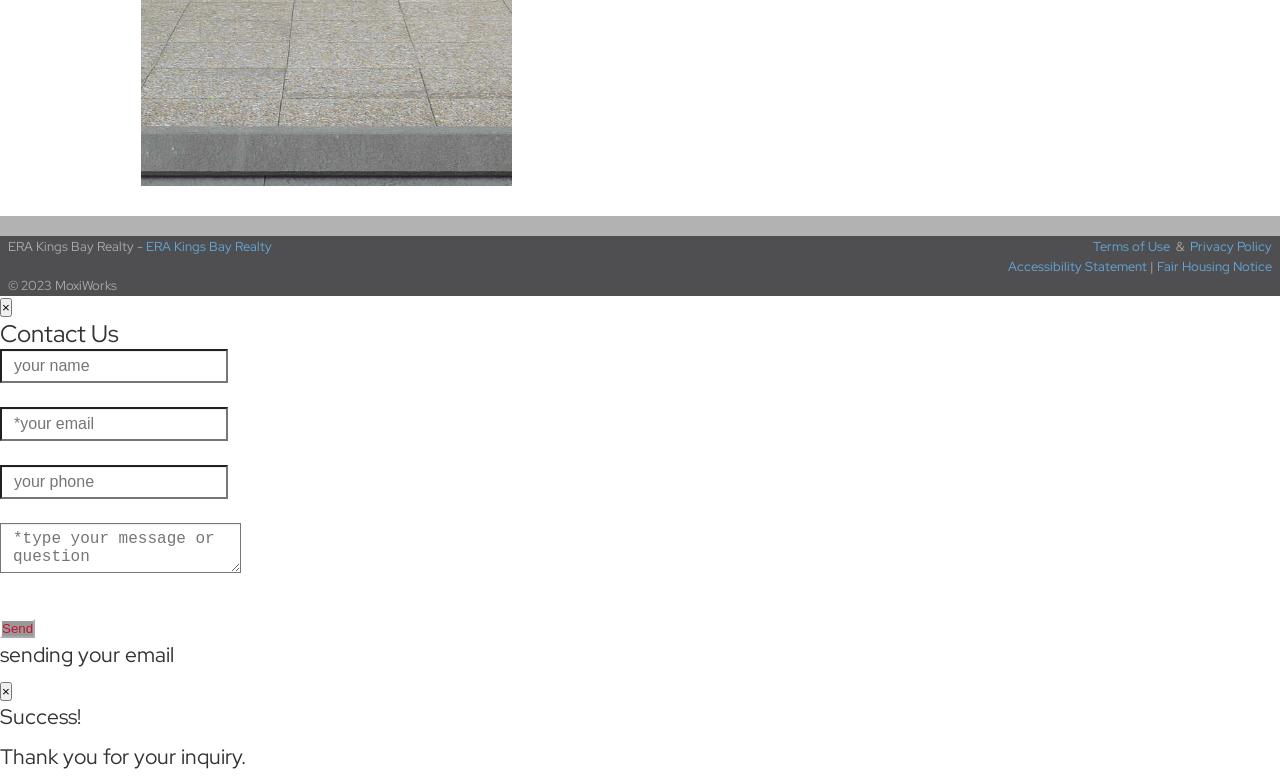  What do you see at coordinates (77, 246) in the screenshot?
I see `'ERA Kings Bay Realty -'` at bounding box center [77, 246].